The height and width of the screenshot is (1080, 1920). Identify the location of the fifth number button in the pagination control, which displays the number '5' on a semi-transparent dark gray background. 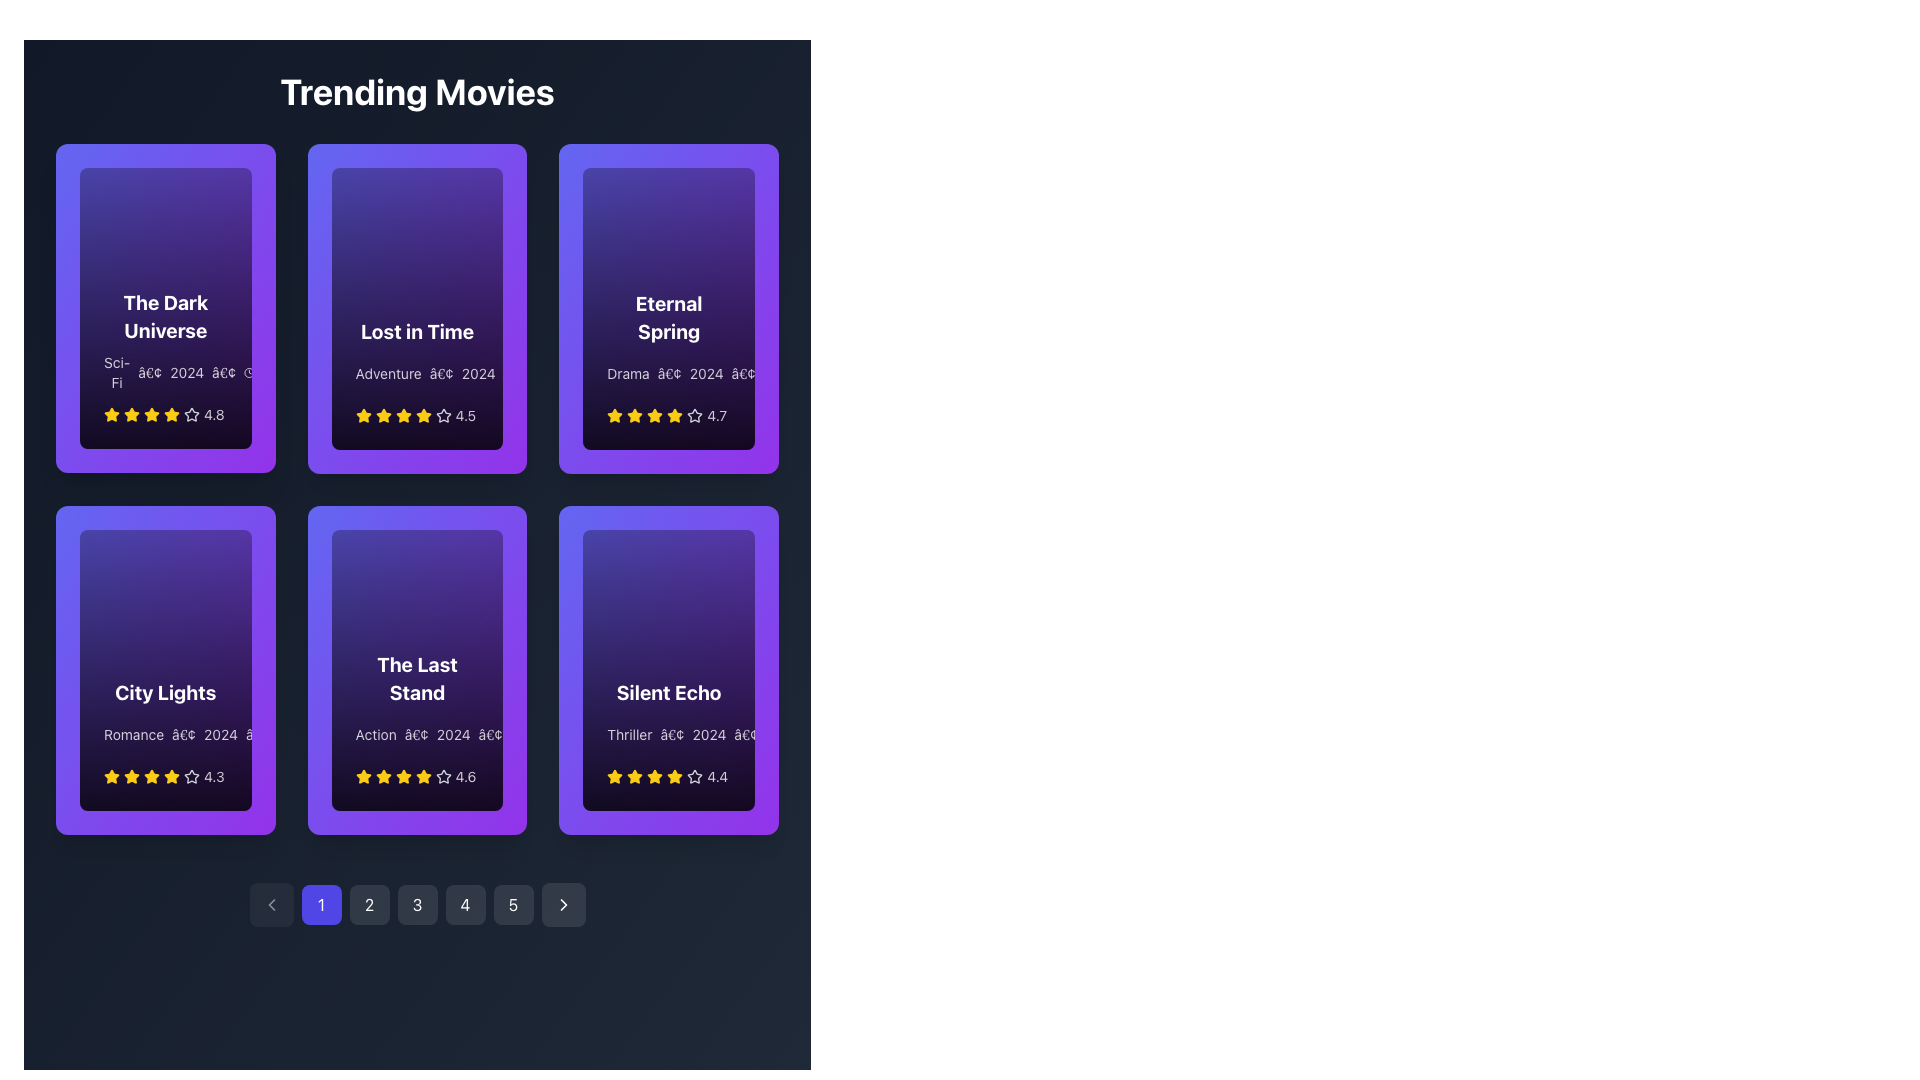
(513, 905).